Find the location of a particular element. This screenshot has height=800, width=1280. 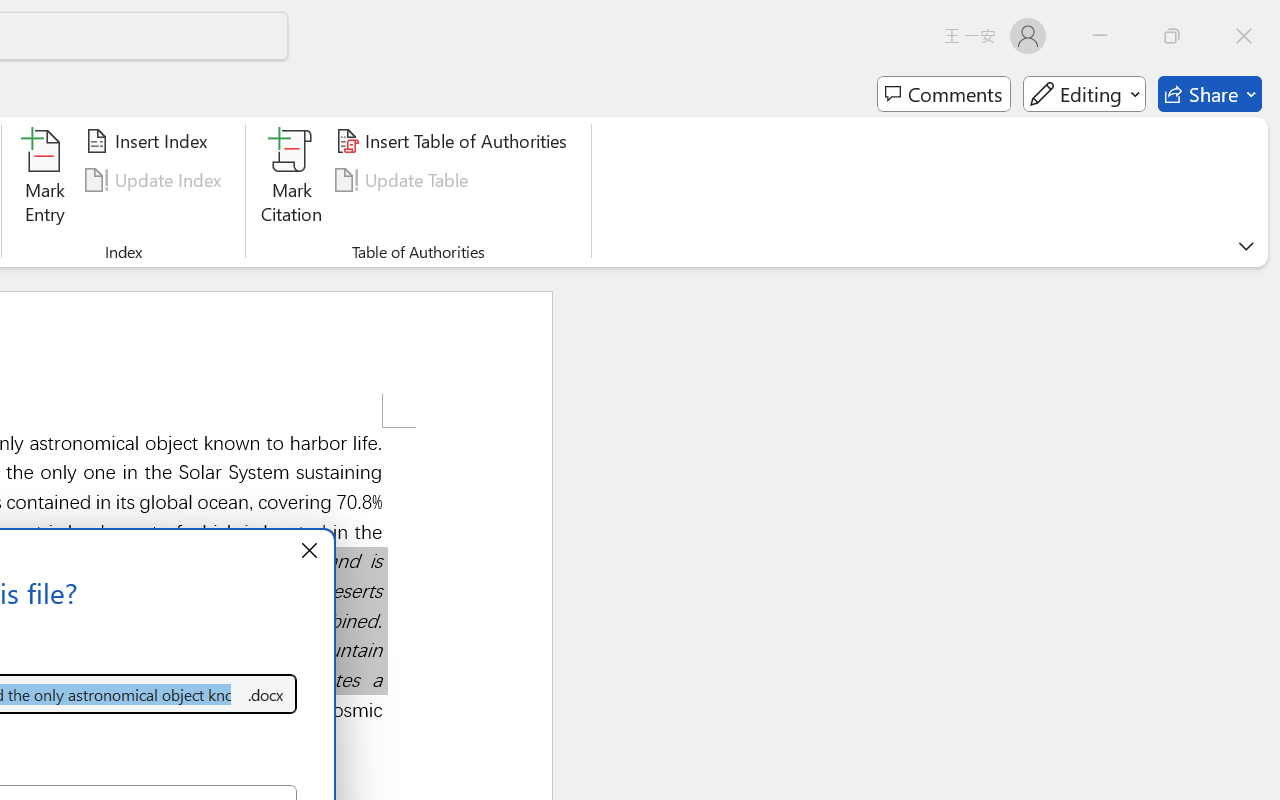

'Update Table' is located at coordinates (404, 179).